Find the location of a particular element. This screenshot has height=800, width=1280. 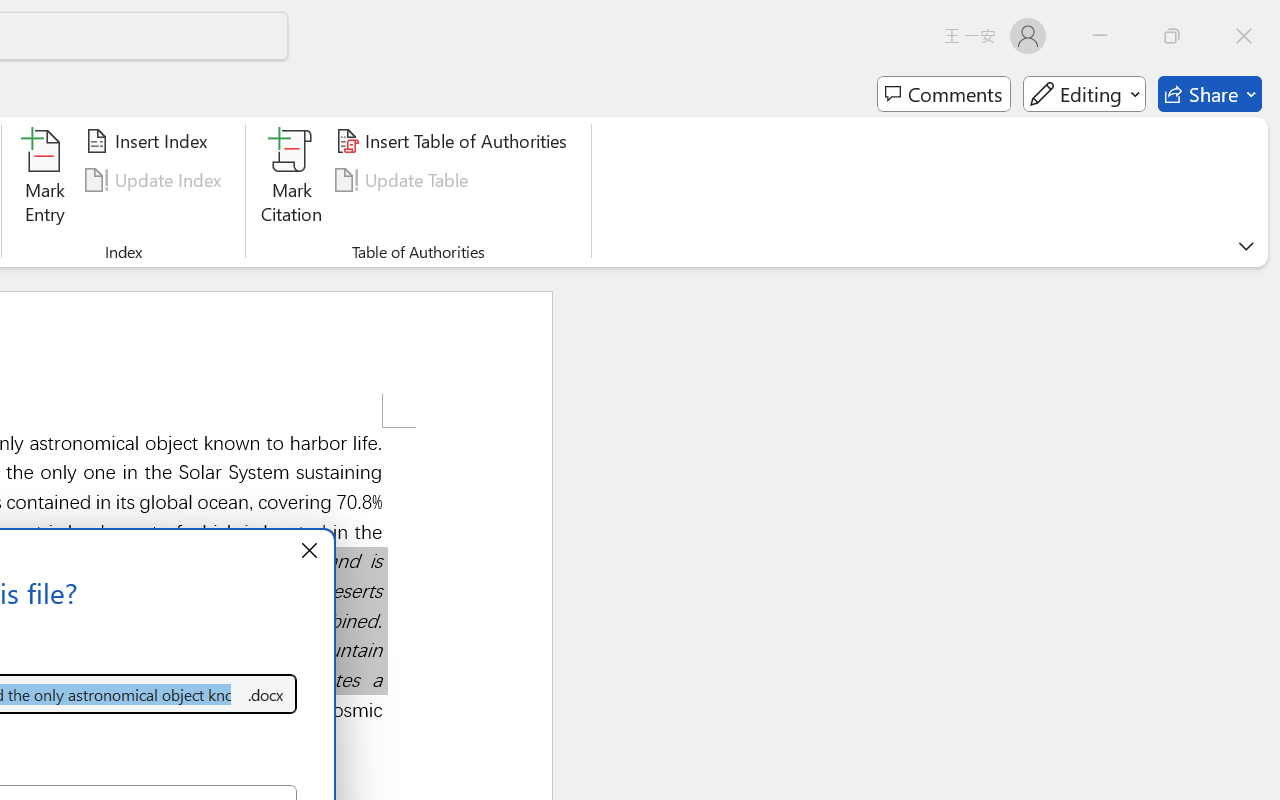

'Update Table' is located at coordinates (404, 179).